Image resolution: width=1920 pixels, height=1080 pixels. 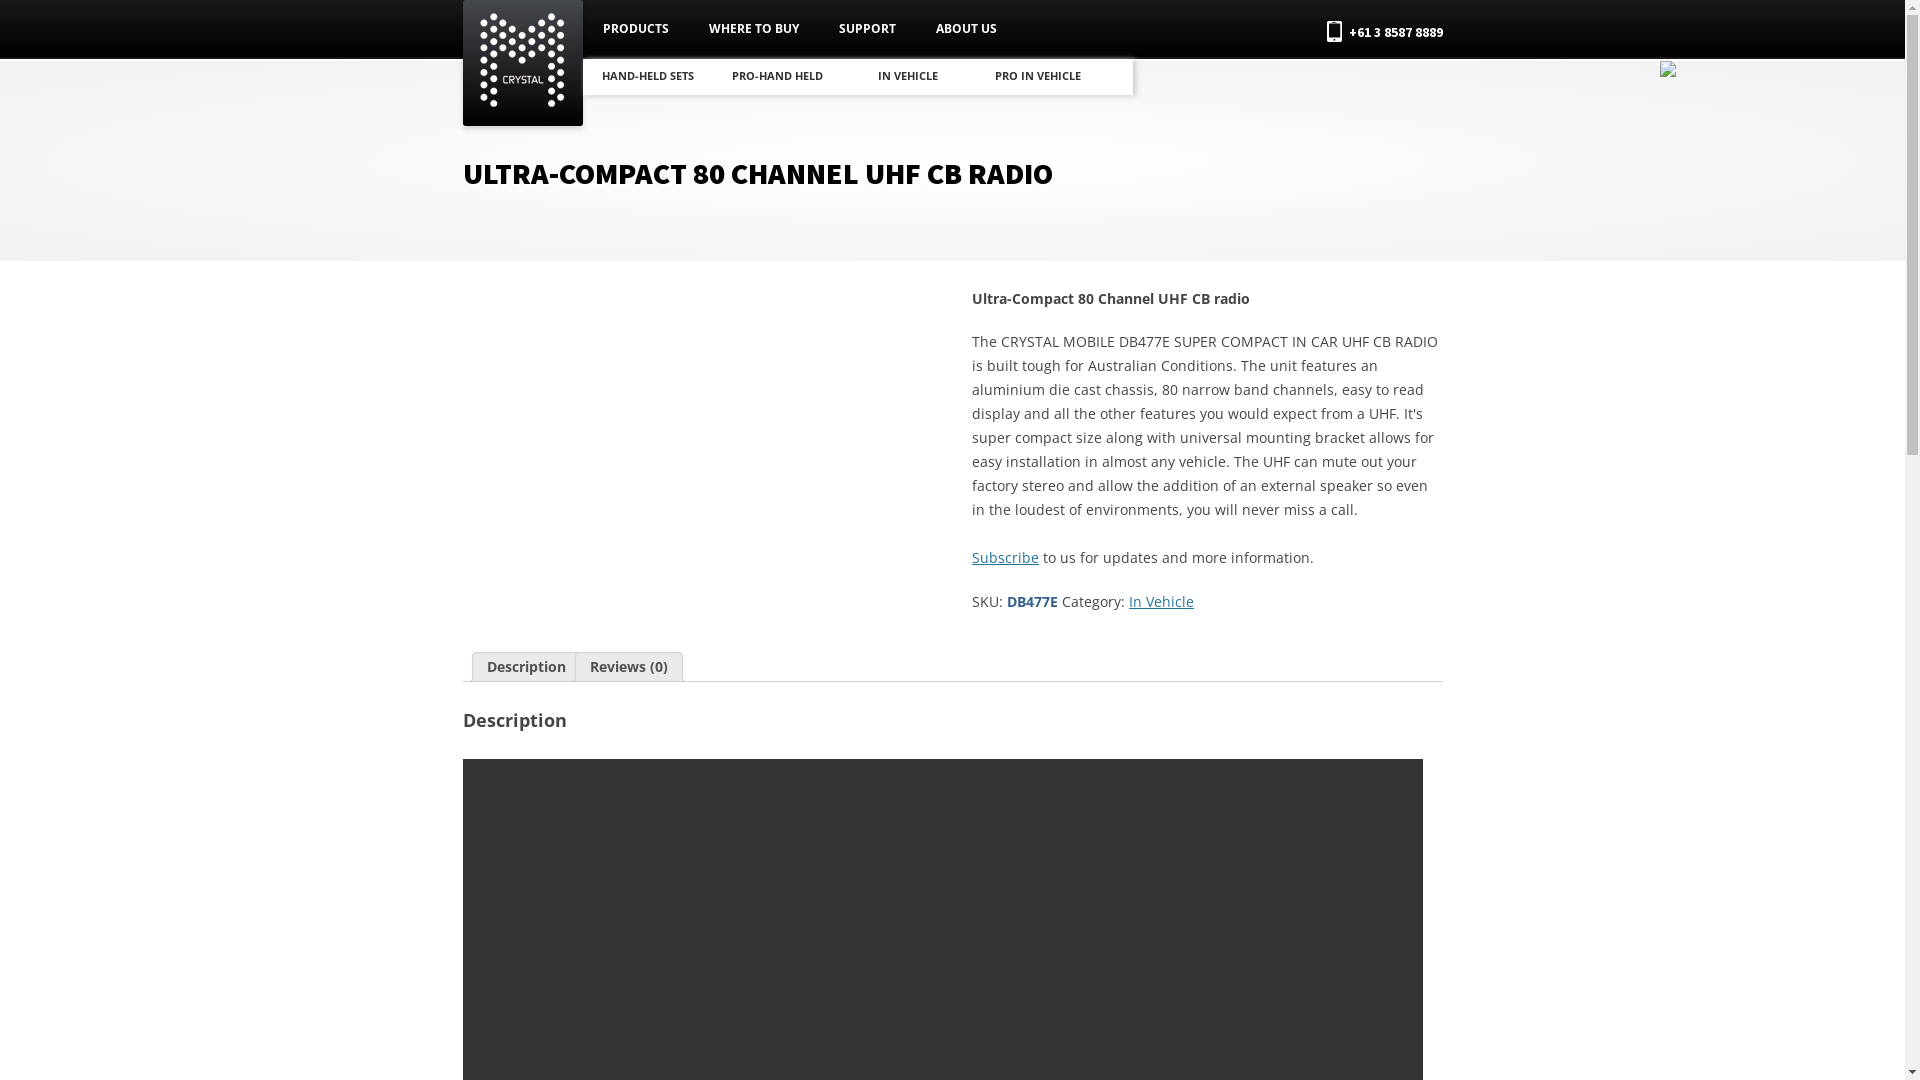 What do you see at coordinates (866, 29) in the screenshot?
I see `'SUPPORT'` at bounding box center [866, 29].